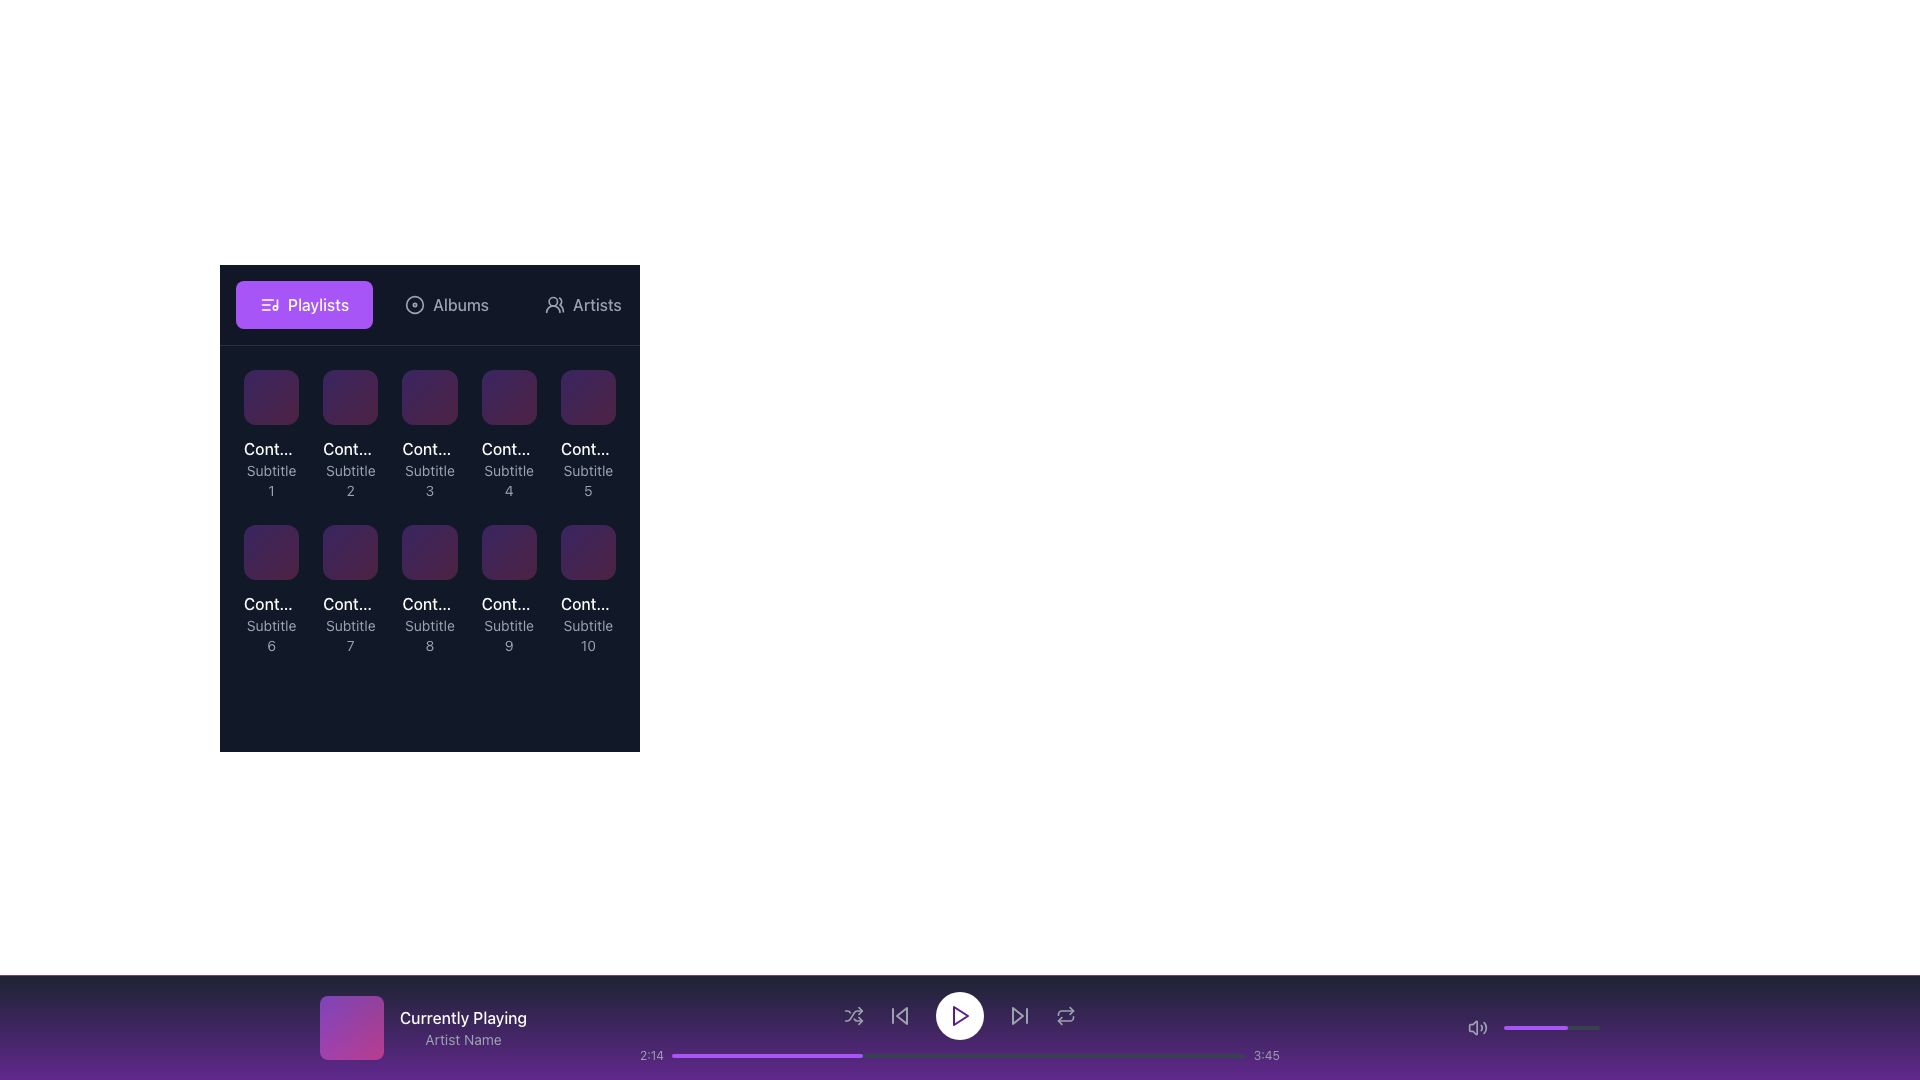  What do you see at coordinates (317, 304) in the screenshot?
I see `text label displaying 'Playlists' located in the navigation panel, which is styled with a purple background and white font` at bounding box center [317, 304].